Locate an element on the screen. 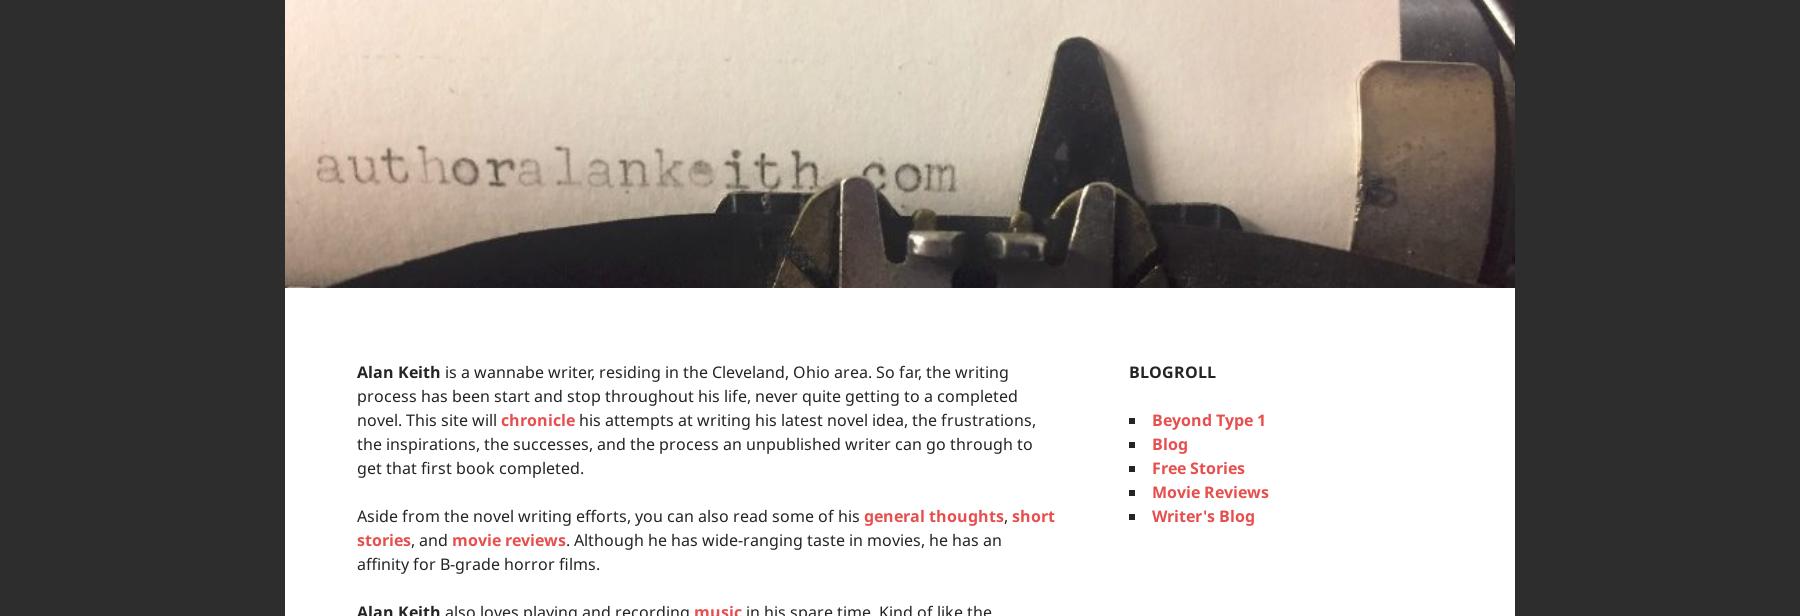 The height and width of the screenshot is (616, 1800). 'his attempts at writing his latest novel idea, the frustrations, the inspirations, the successes, and the process an unpublished writer can go through to get that first book completed.' is located at coordinates (695, 444).